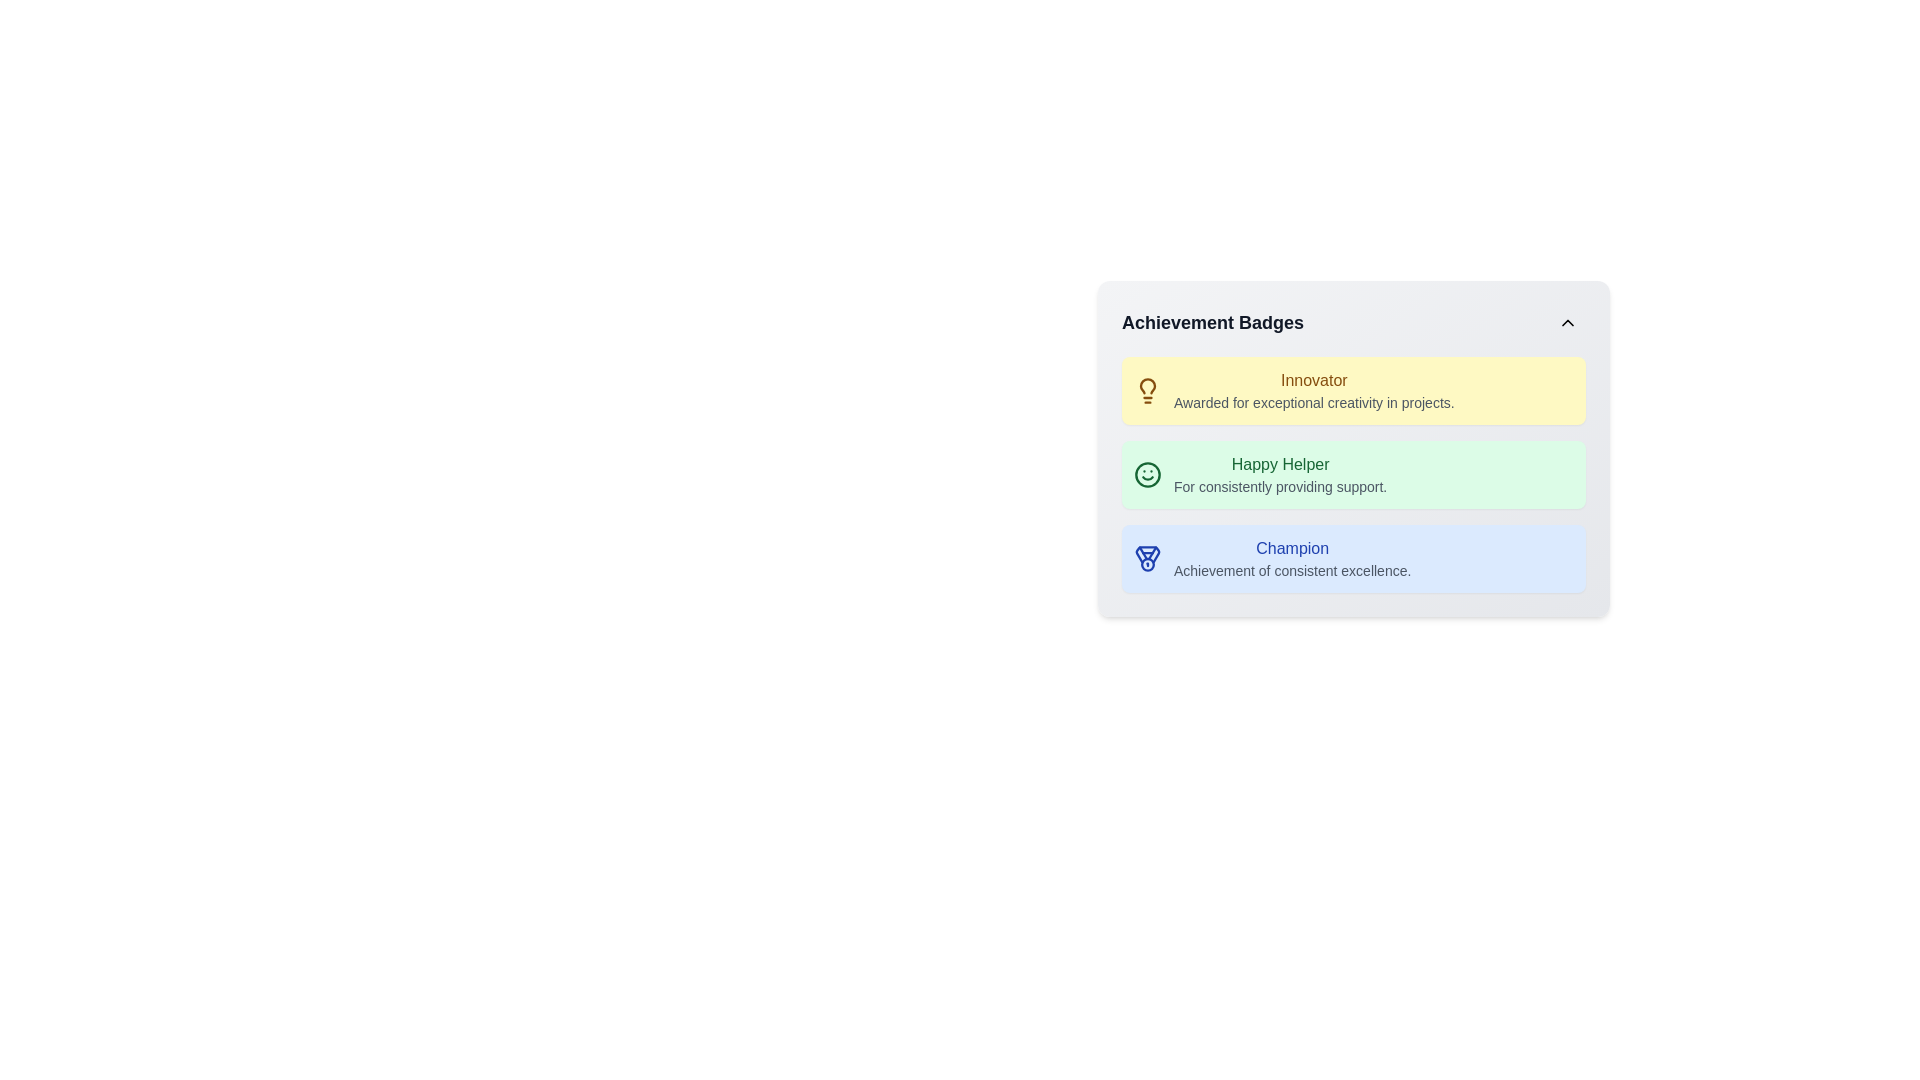 This screenshot has width=1920, height=1080. What do you see at coordinates (1353, 390) in the screenshot?
I see `the Informational card element featuring a lightbulb icon and the title 'Innovator' which is the first in the list of achievement badges` at bounding box center [1353, 390].